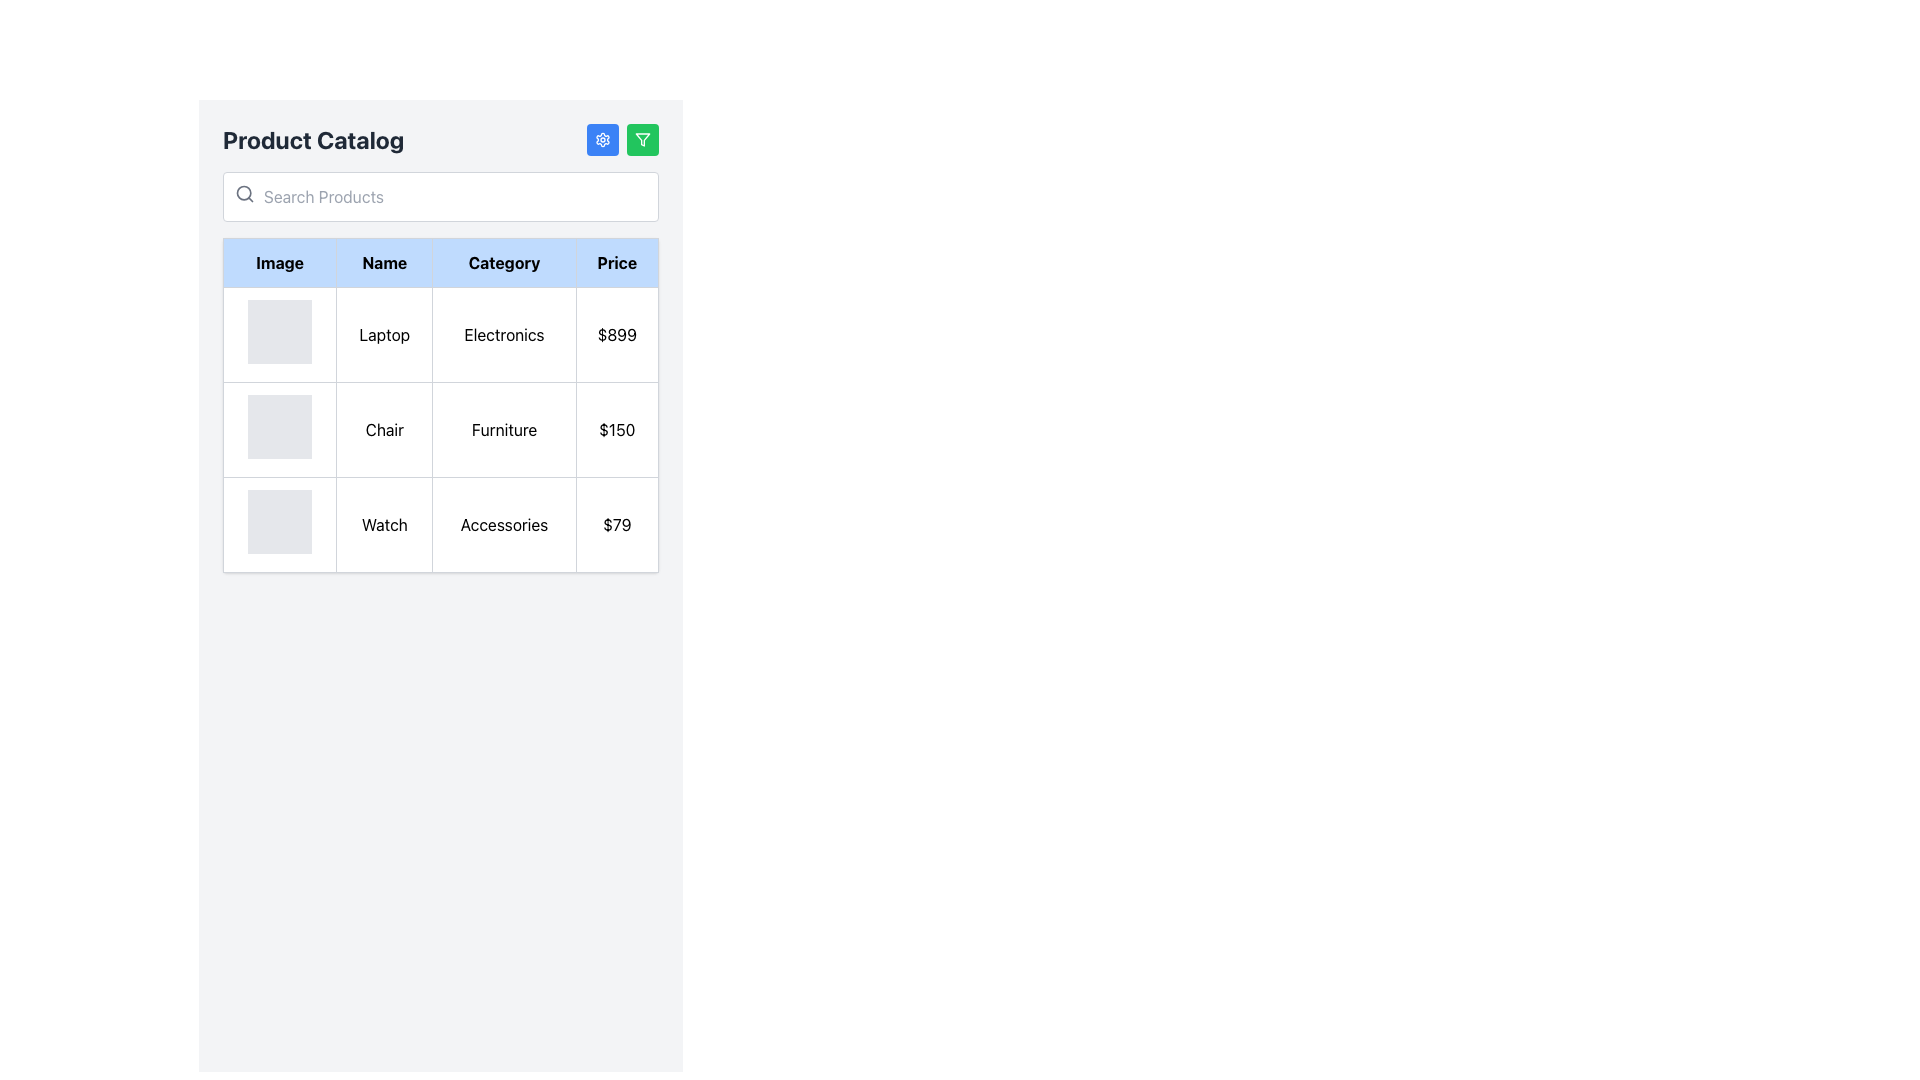 The image size is (1920, 1080). I want to click on the filter button with a funnel icon located on the far-right side of the tool group above the table to apply a filter, so click(643, 138).